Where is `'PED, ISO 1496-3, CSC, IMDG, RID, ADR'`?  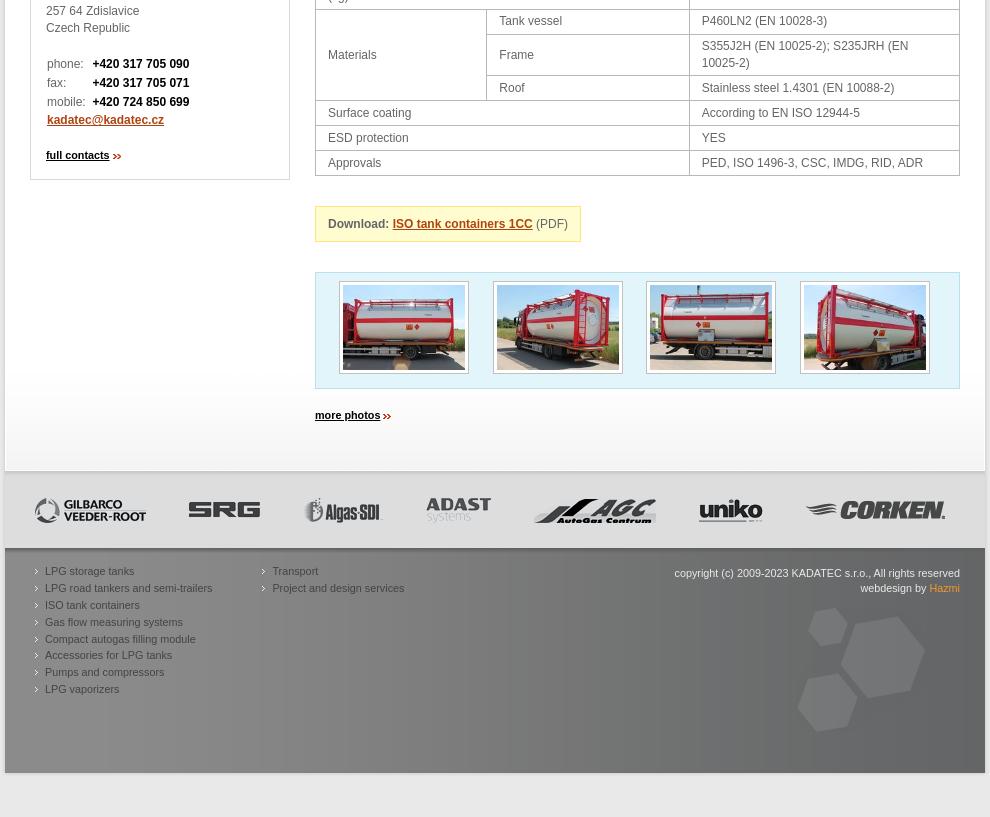 'PED, ISO 1496-3, CSC, IMDG, RID, ADR' is located at coordinates (810, 162).